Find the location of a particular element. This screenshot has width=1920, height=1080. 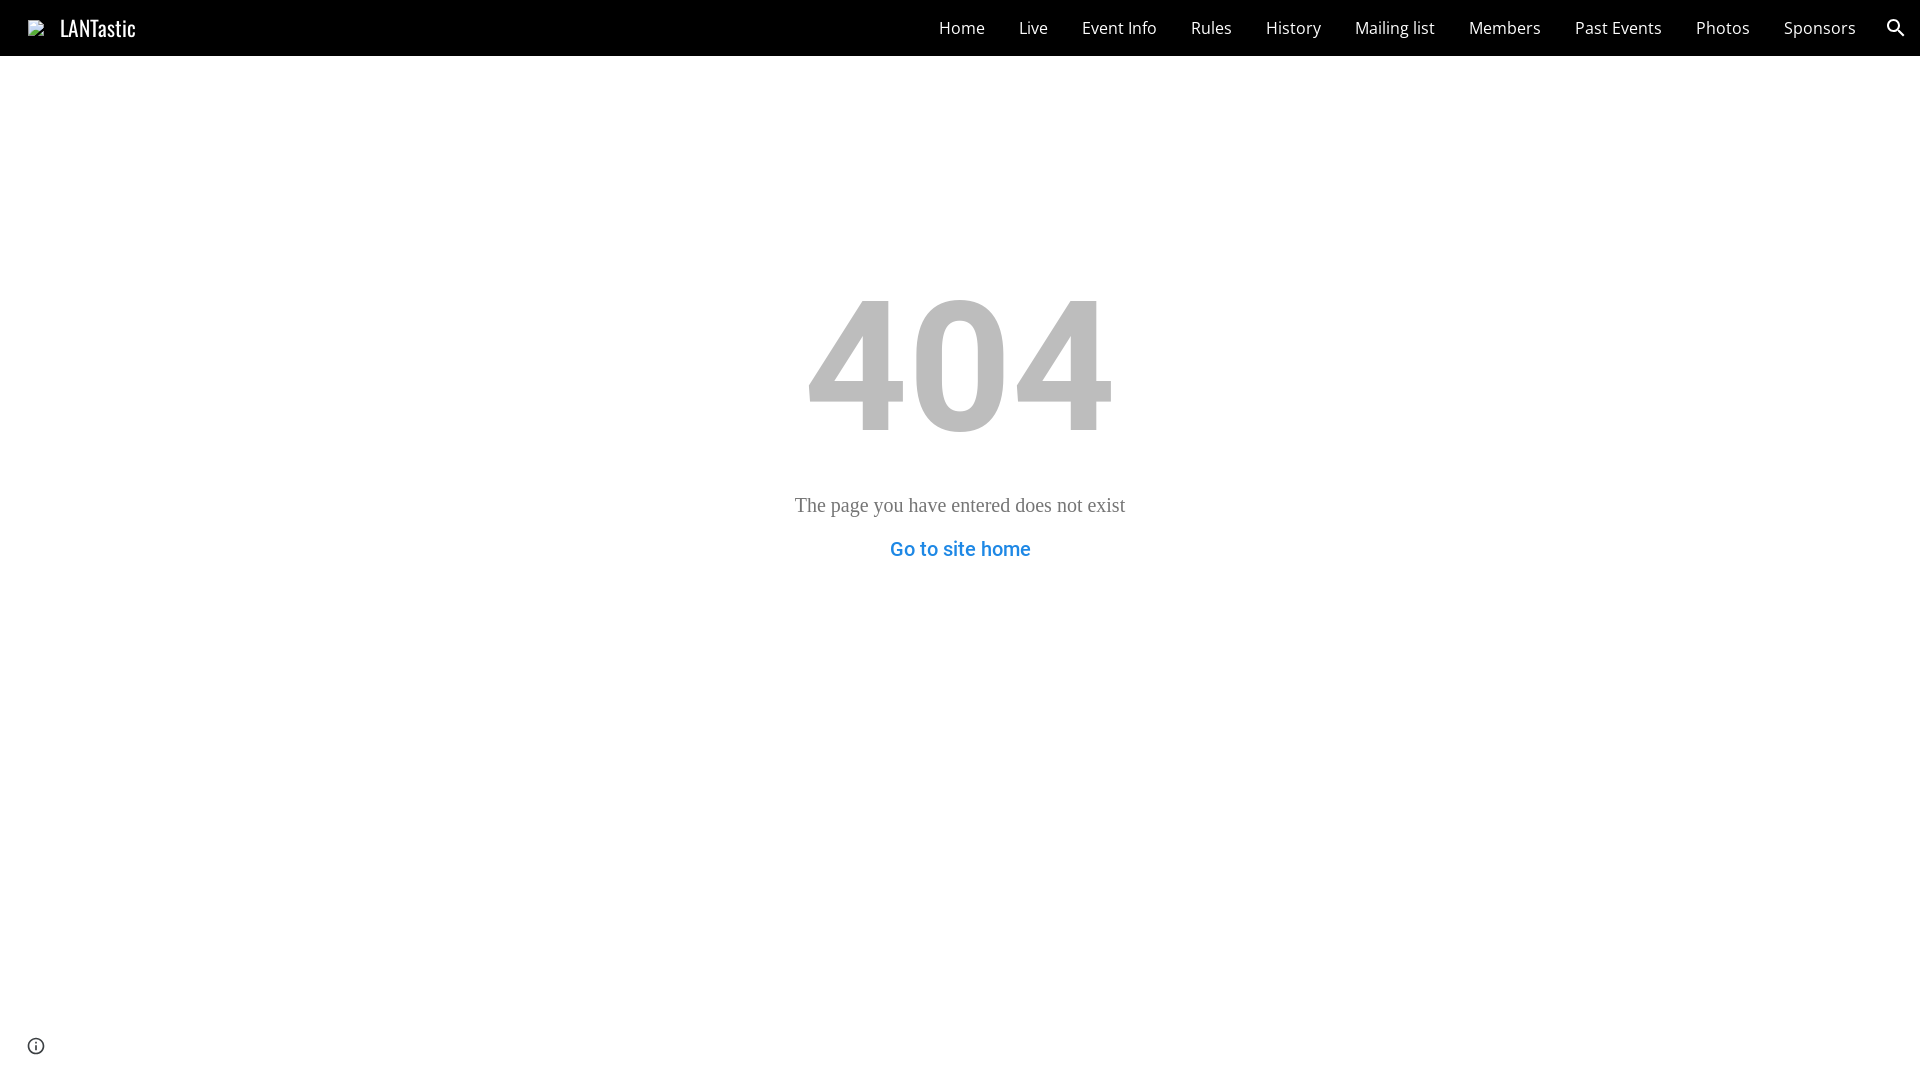

'History' is located at coordinates (1293, 27).